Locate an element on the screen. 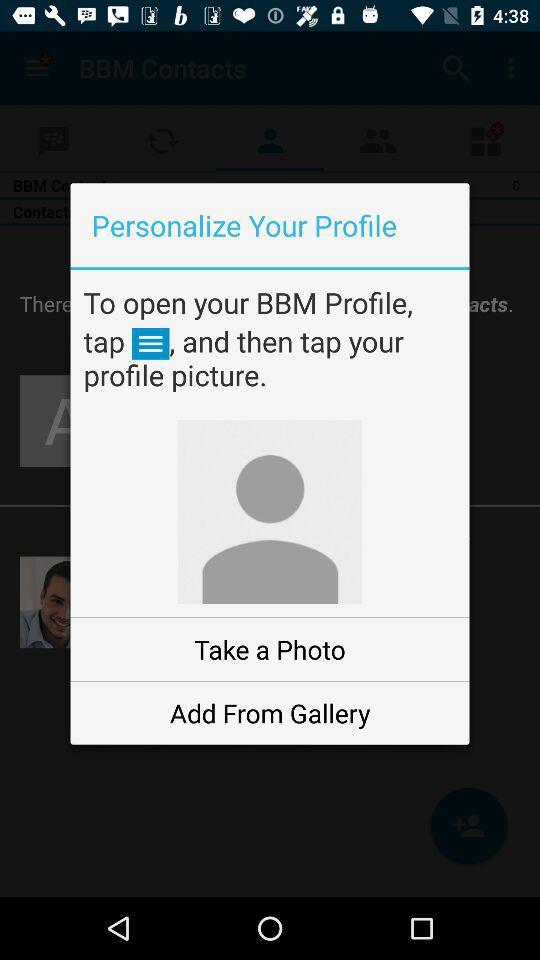 This screenshot has width=540, height=960. take a photo item is located at coordinates (270, 648).